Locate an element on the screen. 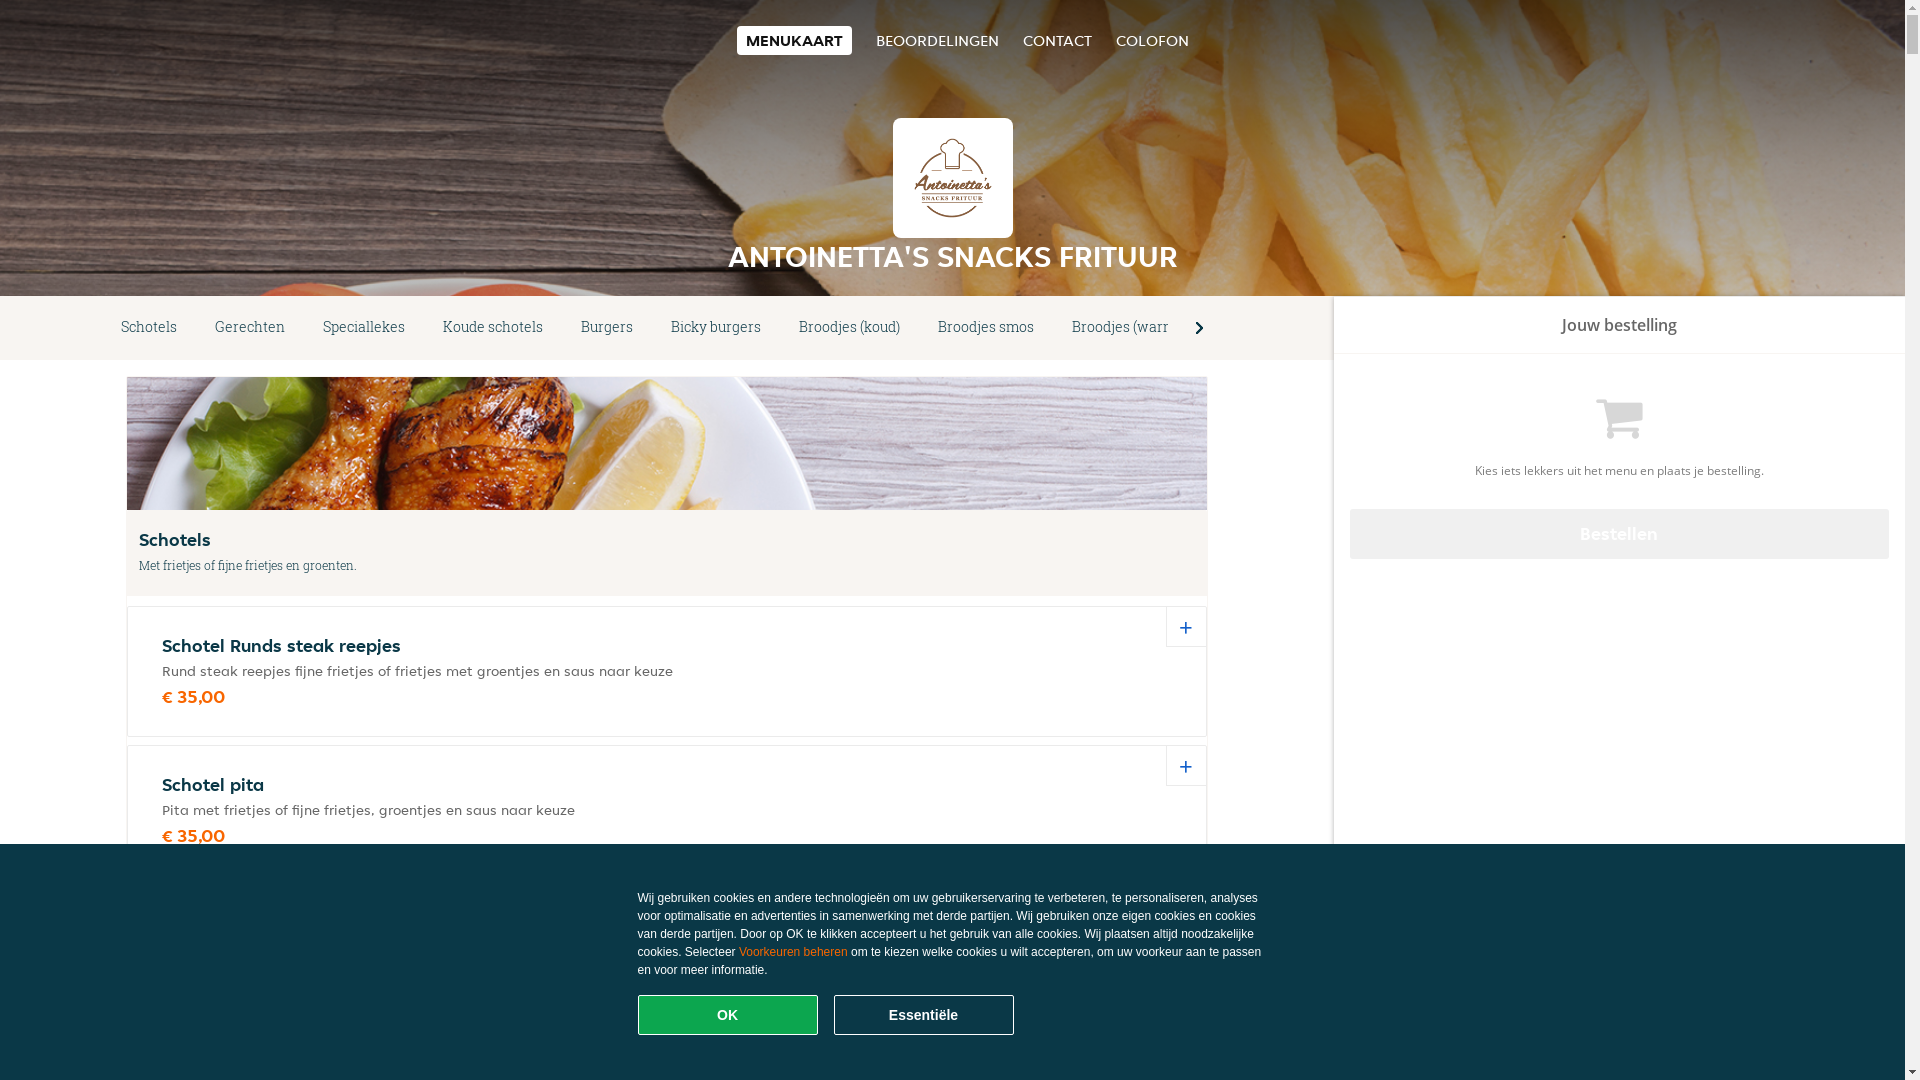 The height and width of the screenshot is (1080, 1920). 'Broodjes smos' is located at coordinates (917, 326).